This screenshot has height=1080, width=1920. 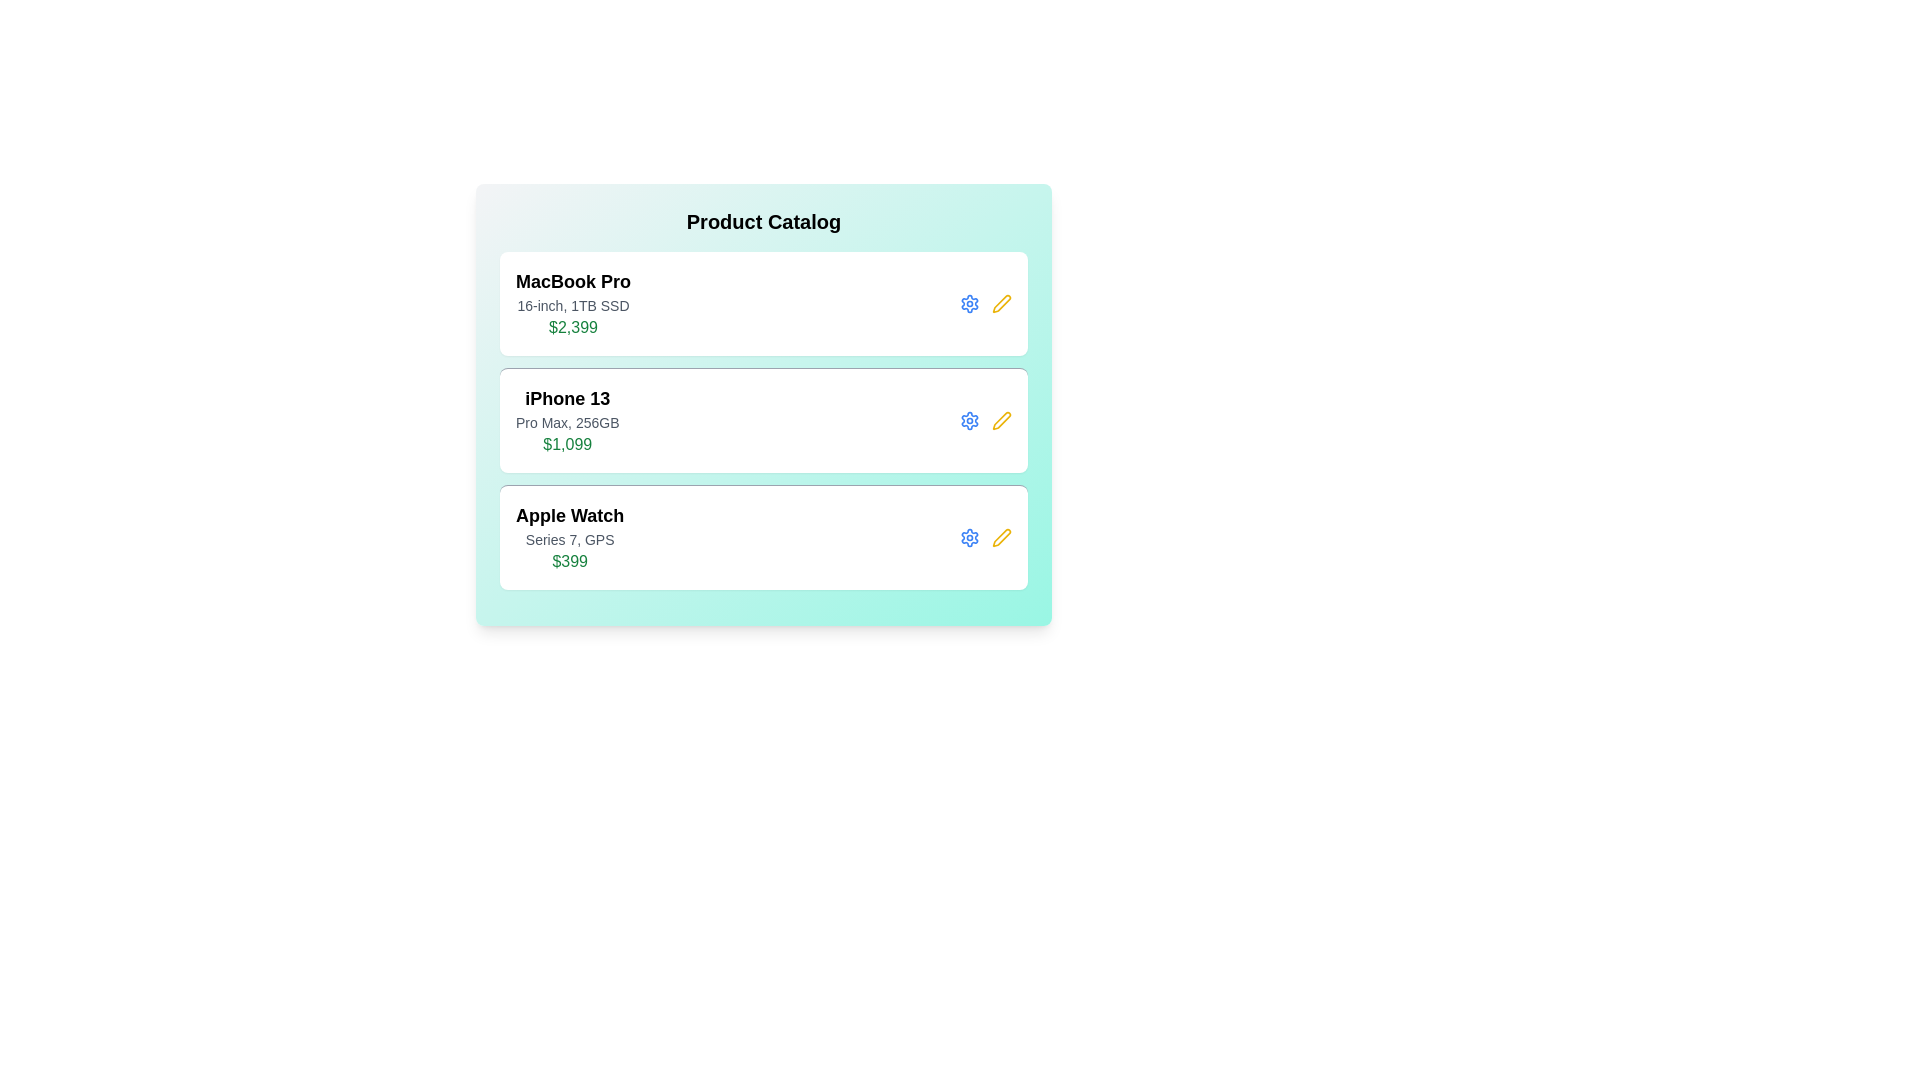 What do you see at coordinates (969, 304) in the screenshot?
I see `the settings icon for the product MacBook Pro` at bounding box center [969, 304].